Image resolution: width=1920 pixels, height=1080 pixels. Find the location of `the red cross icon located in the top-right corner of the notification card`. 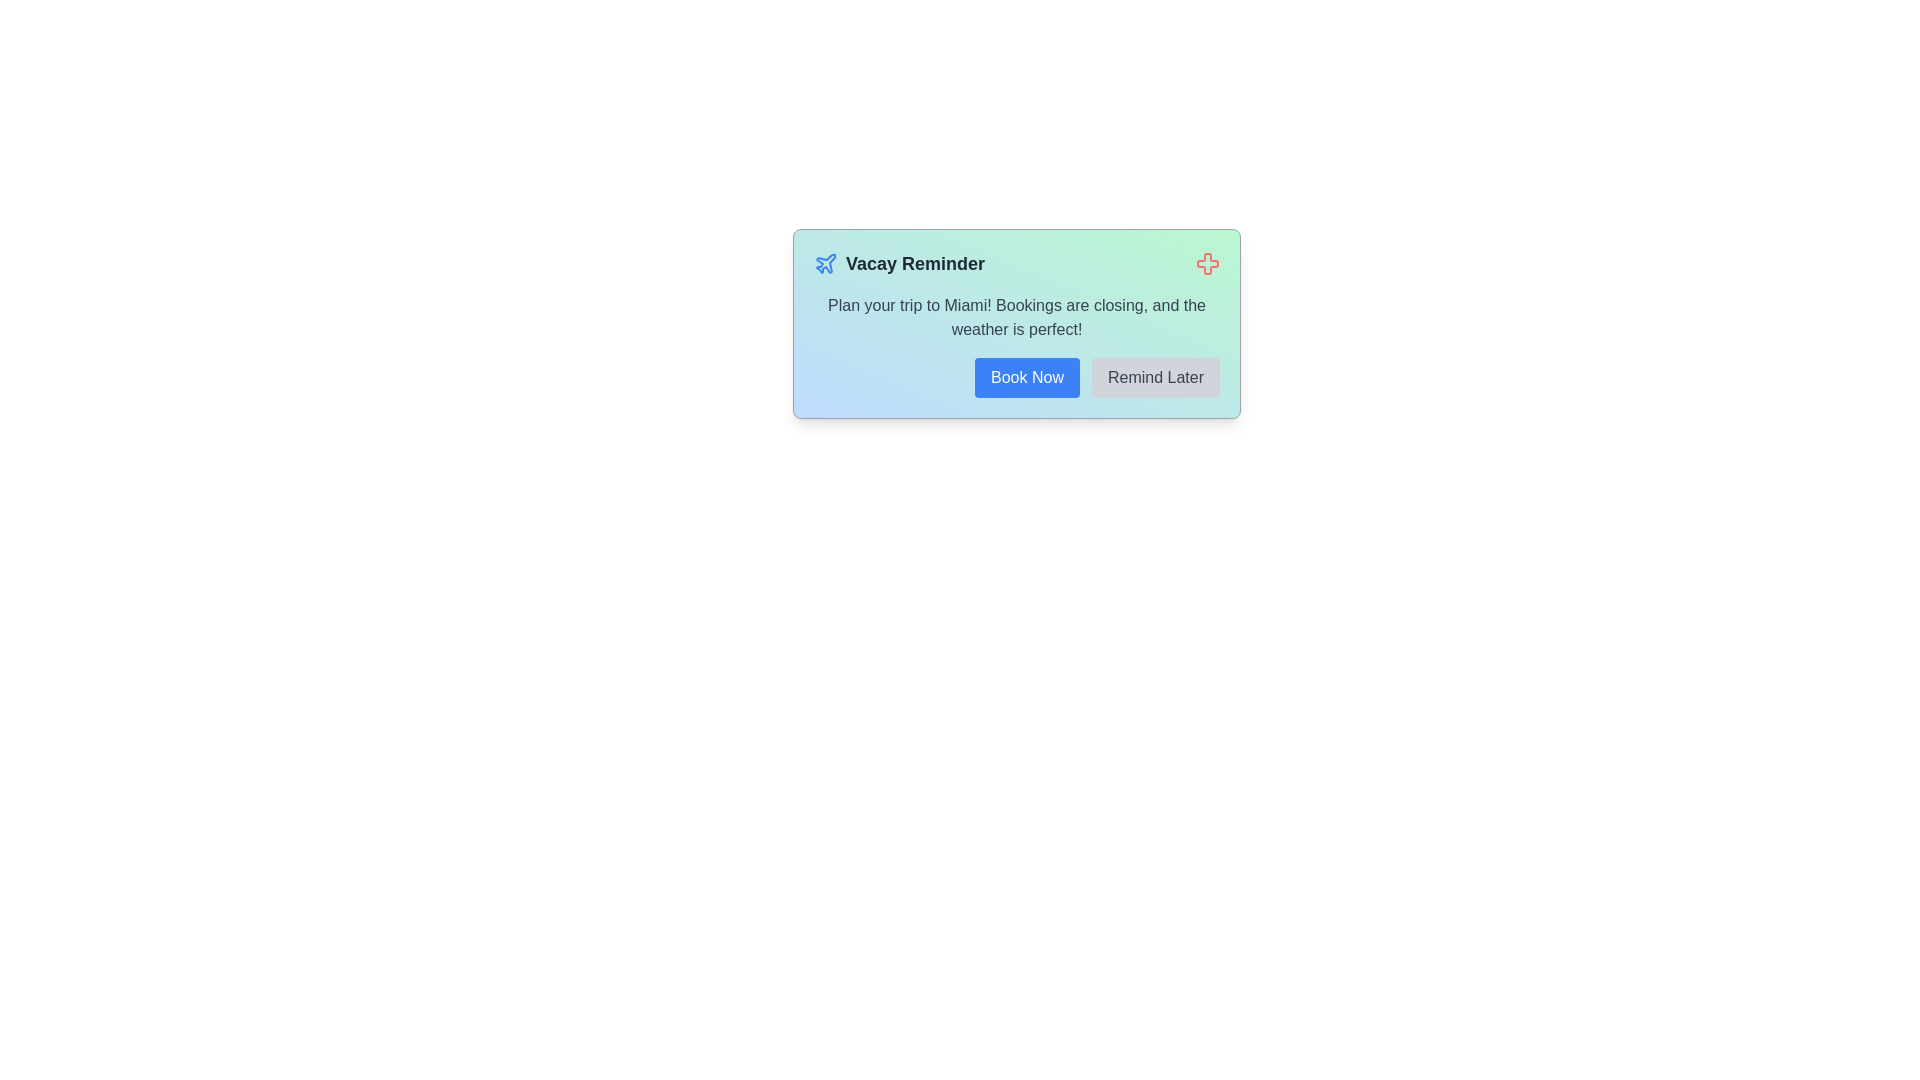

the red cross icon located in the top-right corner of the notification card is located at coordinates (1207, 262).